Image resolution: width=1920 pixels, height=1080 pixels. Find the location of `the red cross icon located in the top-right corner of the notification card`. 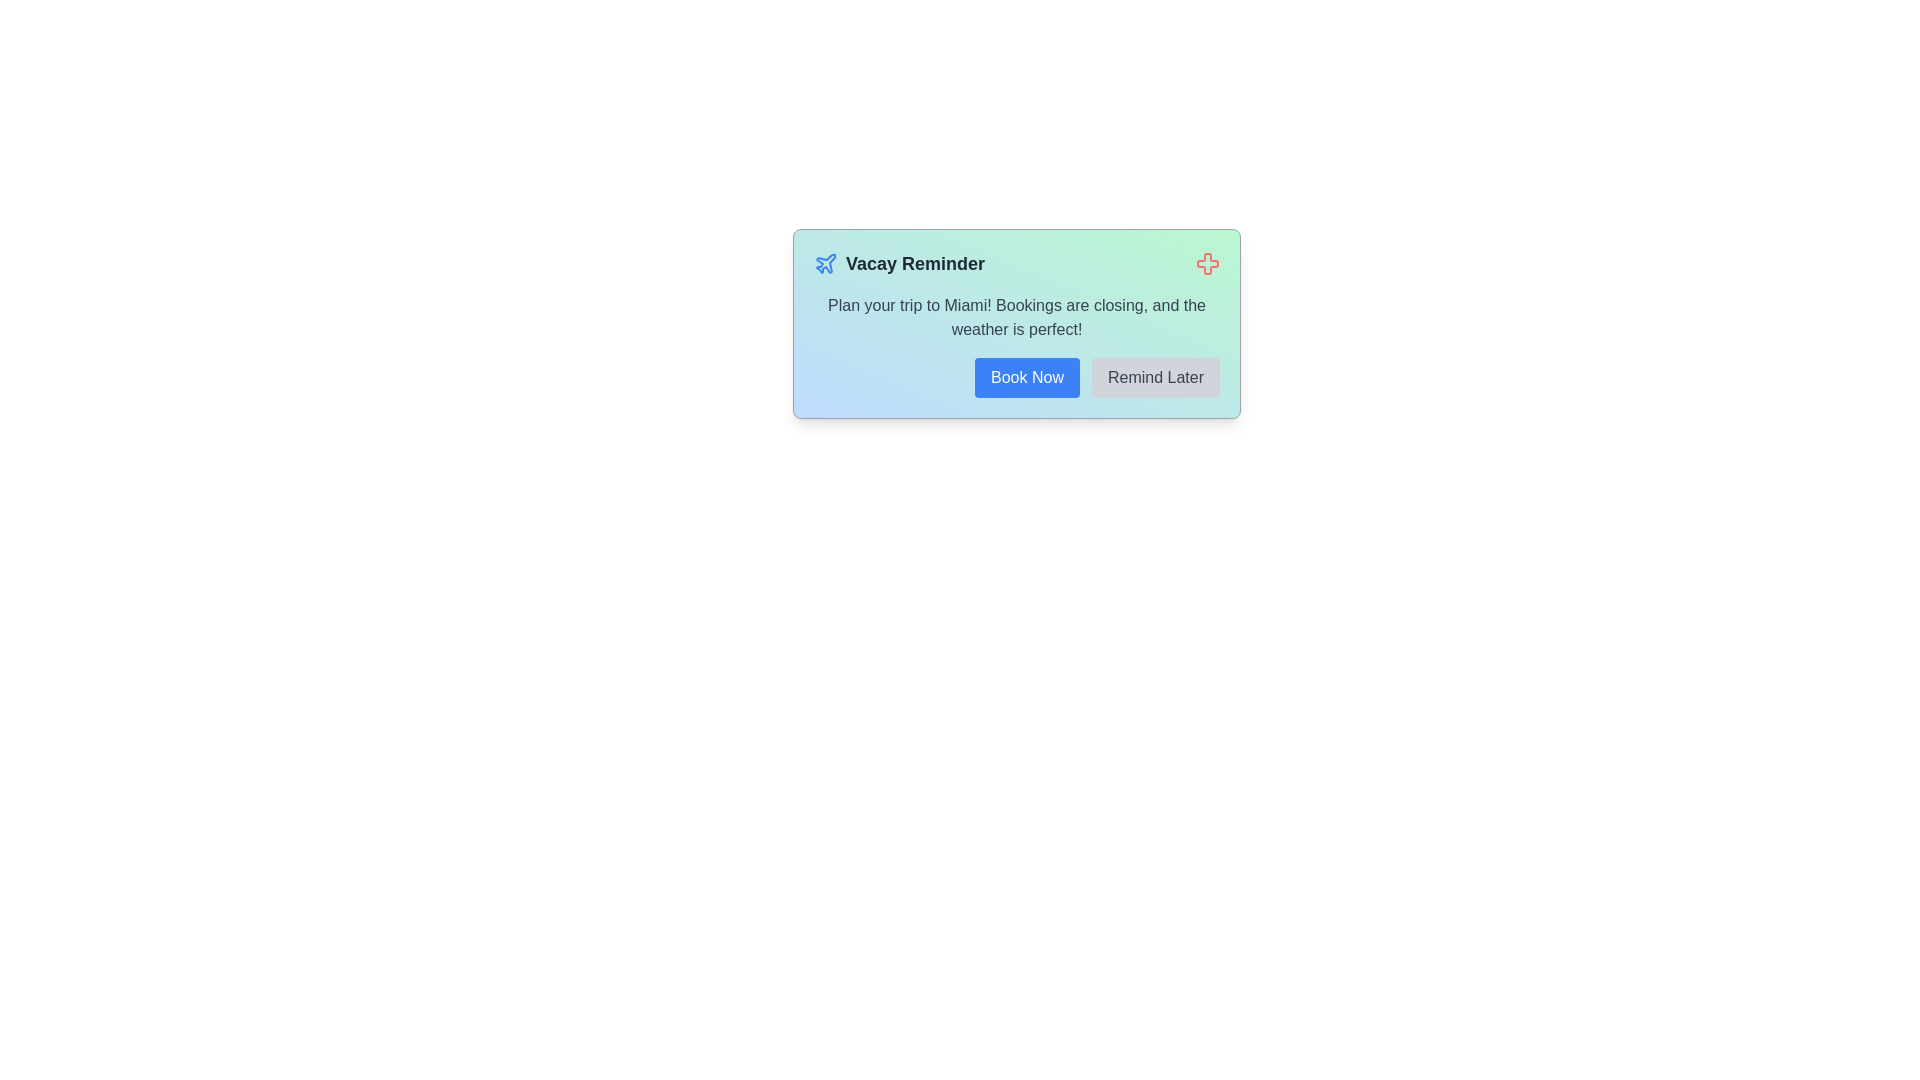

the red cross icon located in the top-right corner of the notification card is located at coordinates (1207, 262).